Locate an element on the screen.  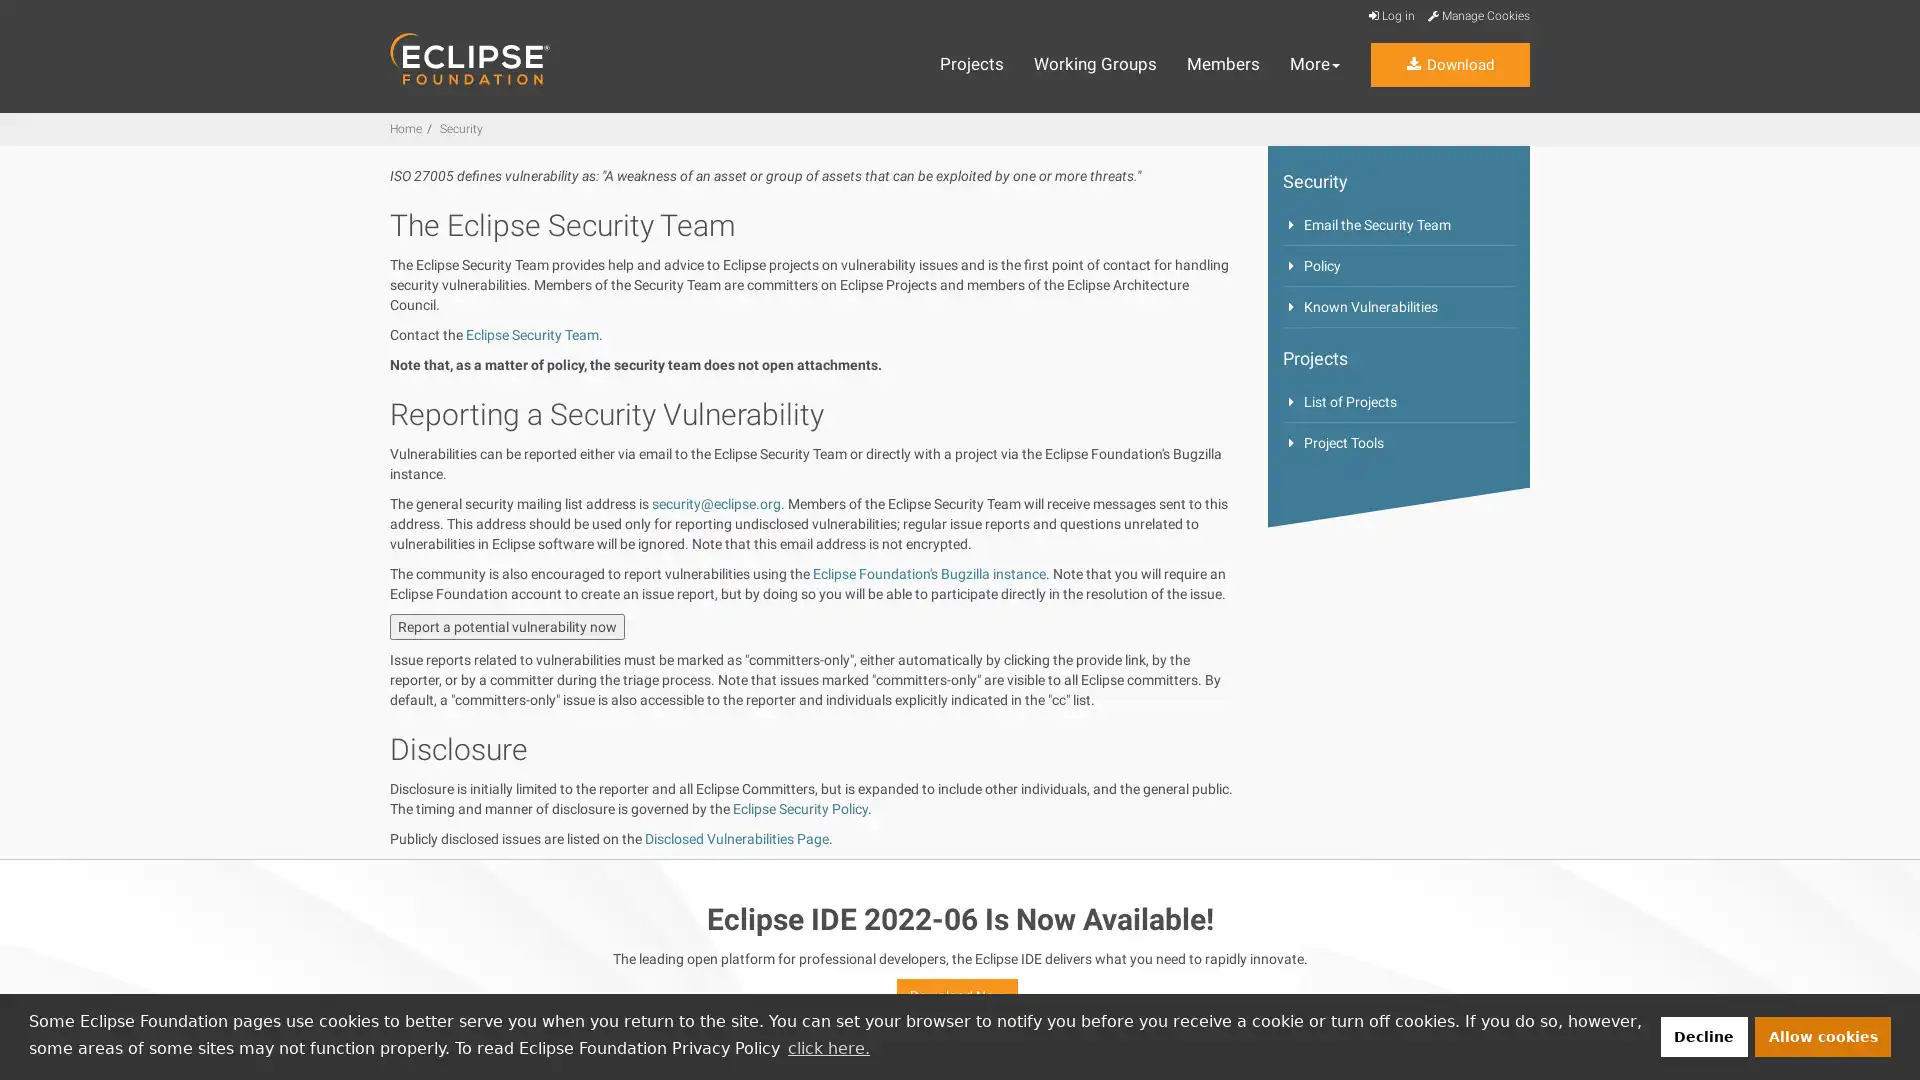
allow cookies is located at coordinates (1823, 1035).